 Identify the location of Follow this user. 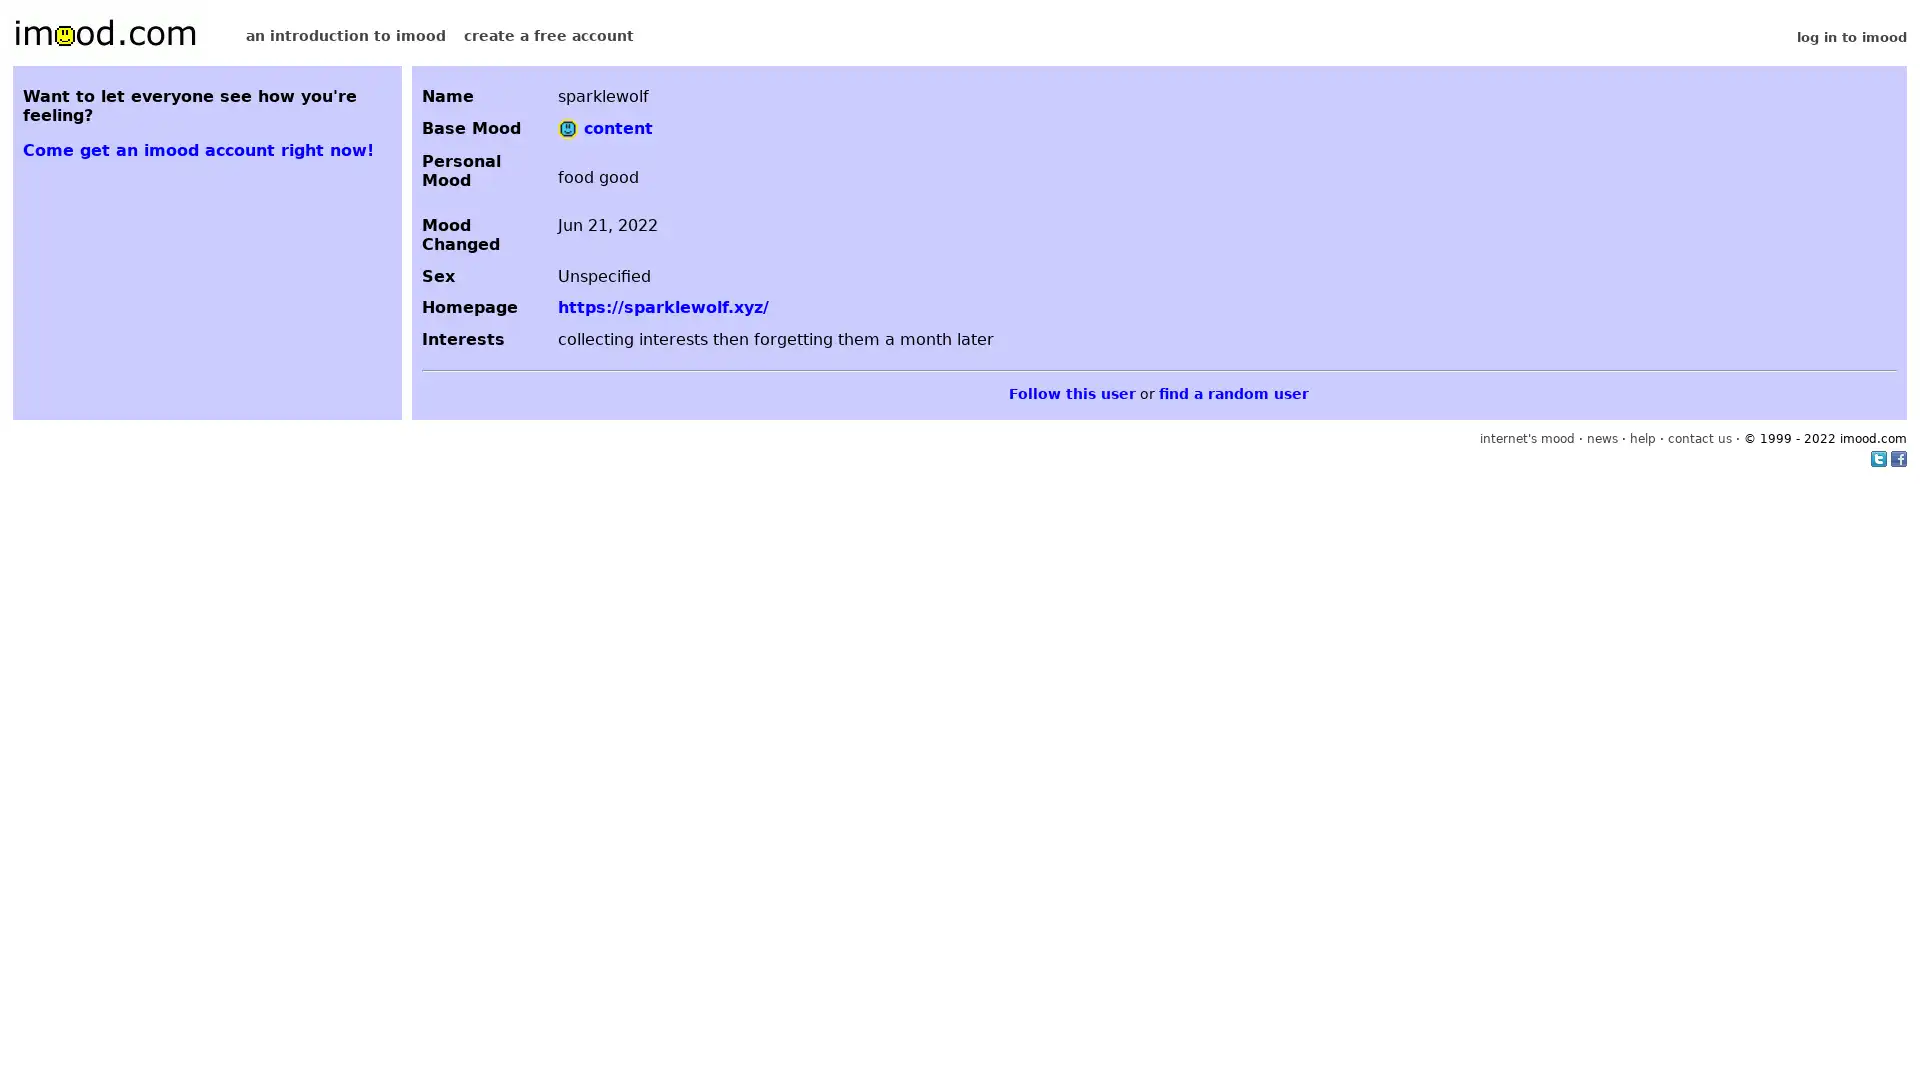
(1071, 393).